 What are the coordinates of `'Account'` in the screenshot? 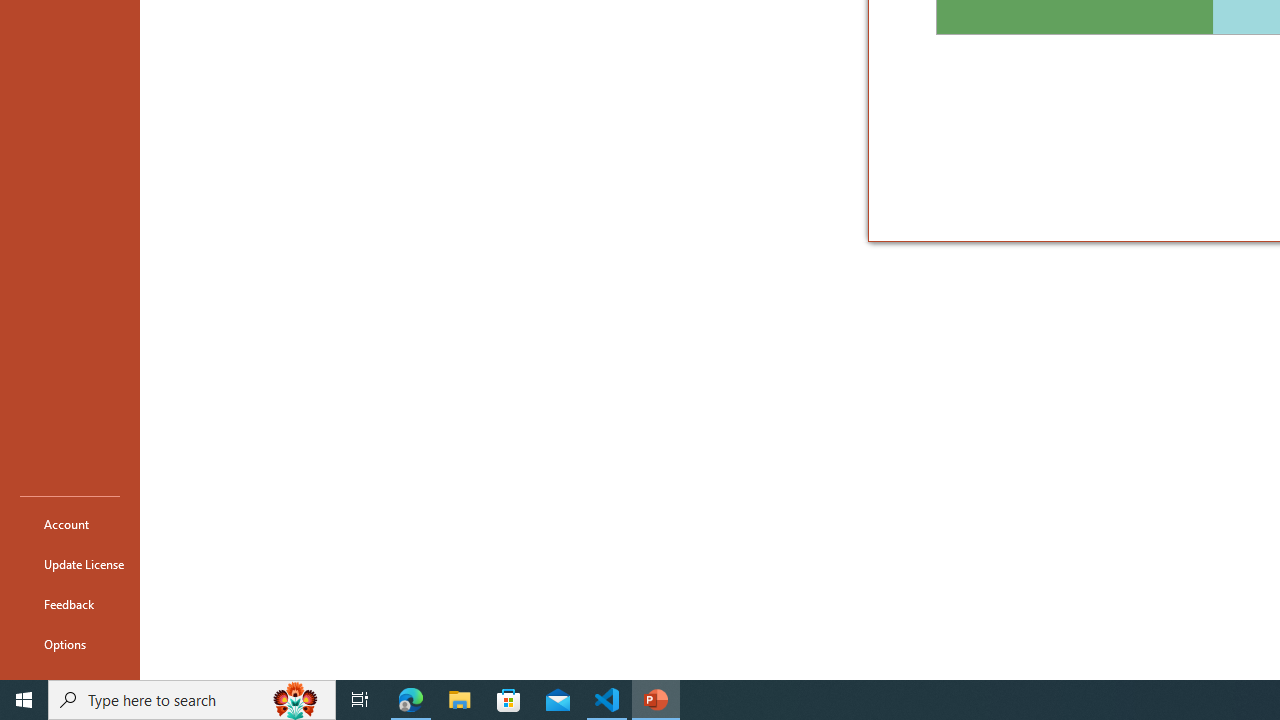 It's located at (69, 523).